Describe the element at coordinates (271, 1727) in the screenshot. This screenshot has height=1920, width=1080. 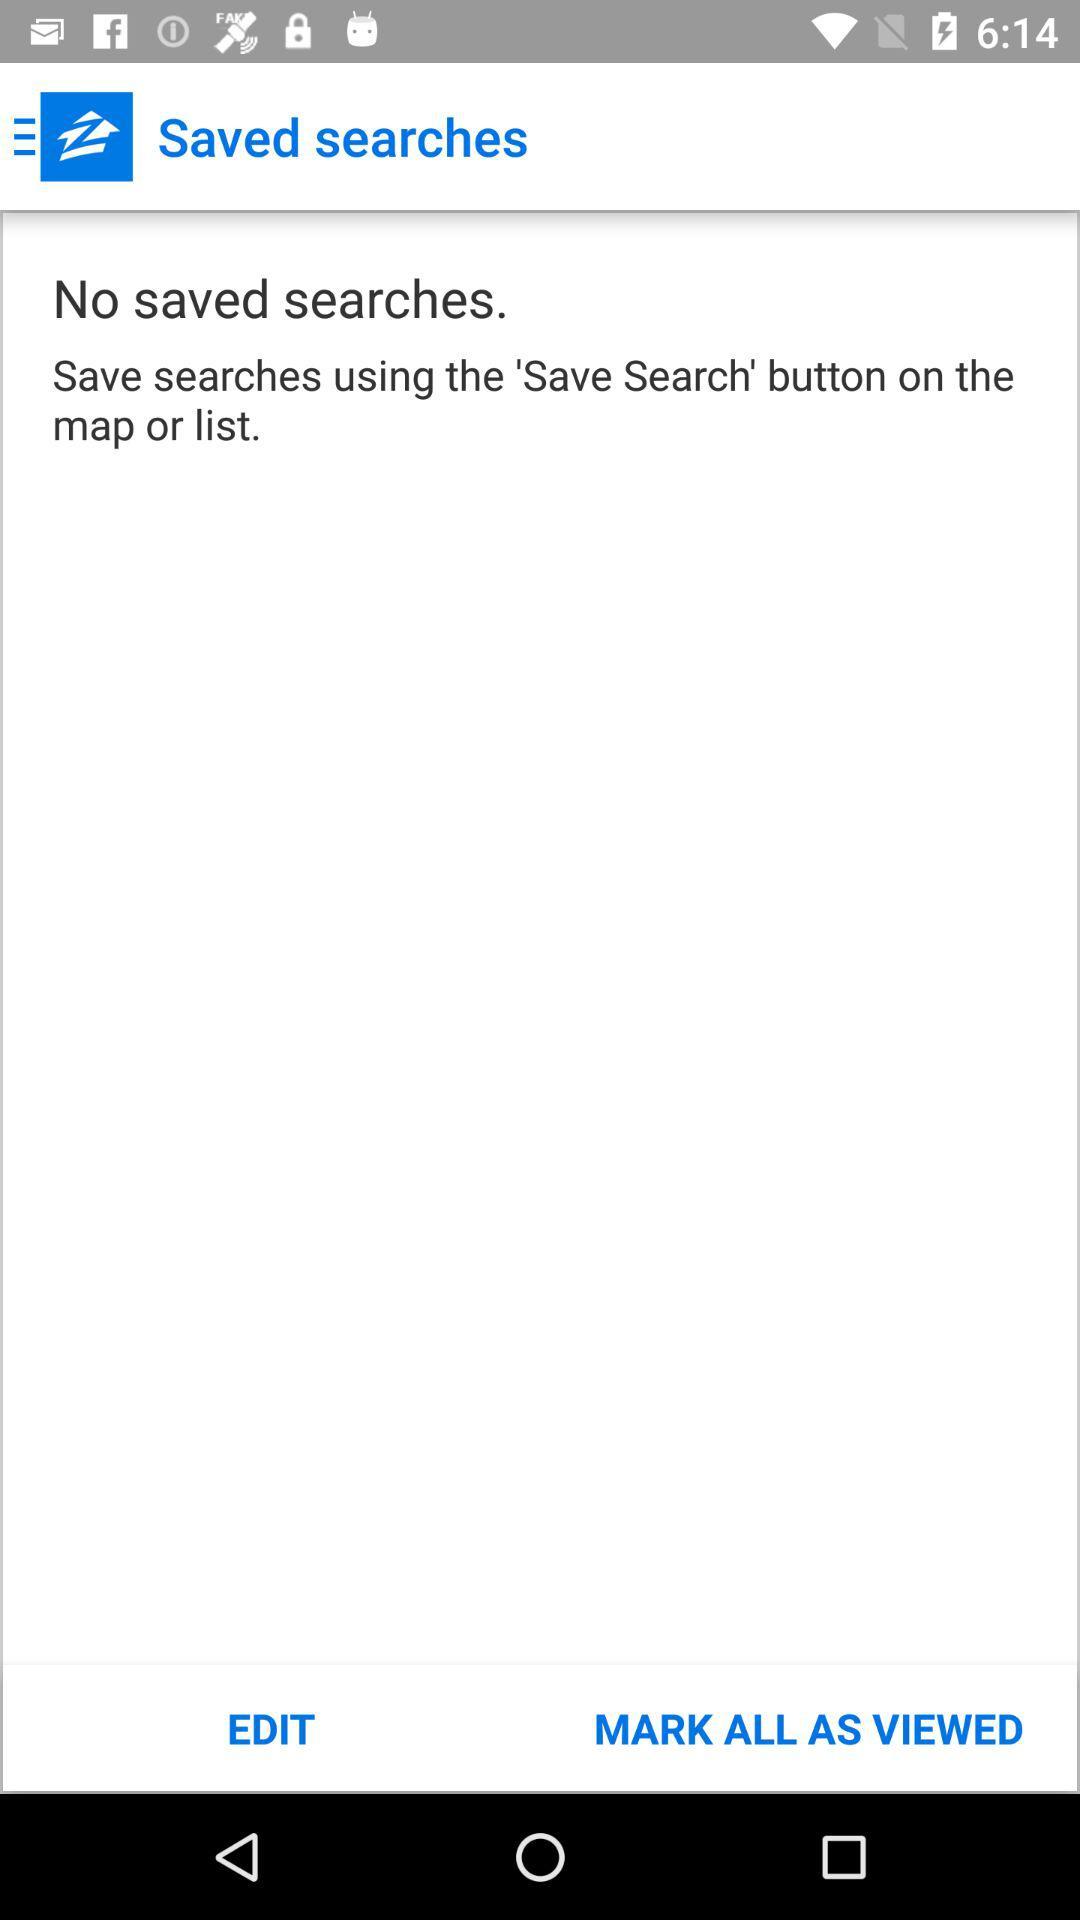
I see `the edit item` at that location.